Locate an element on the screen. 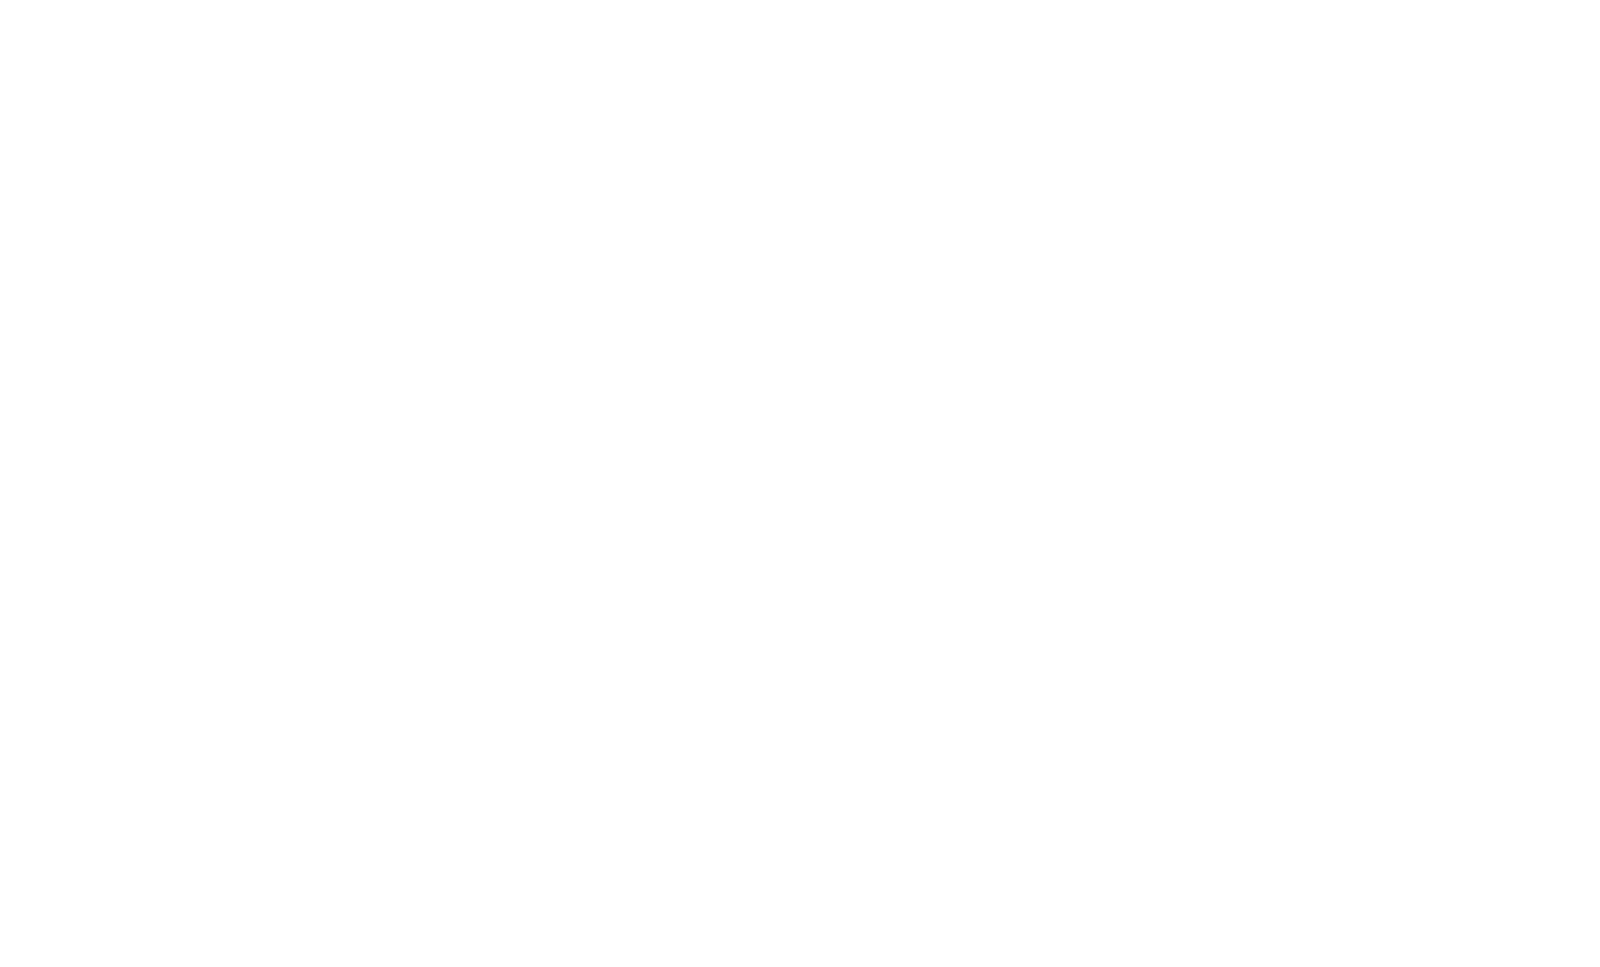 This screenshot has width=1600, height=967. 'iPhone 4s' is located at coordinates (1233, 280).